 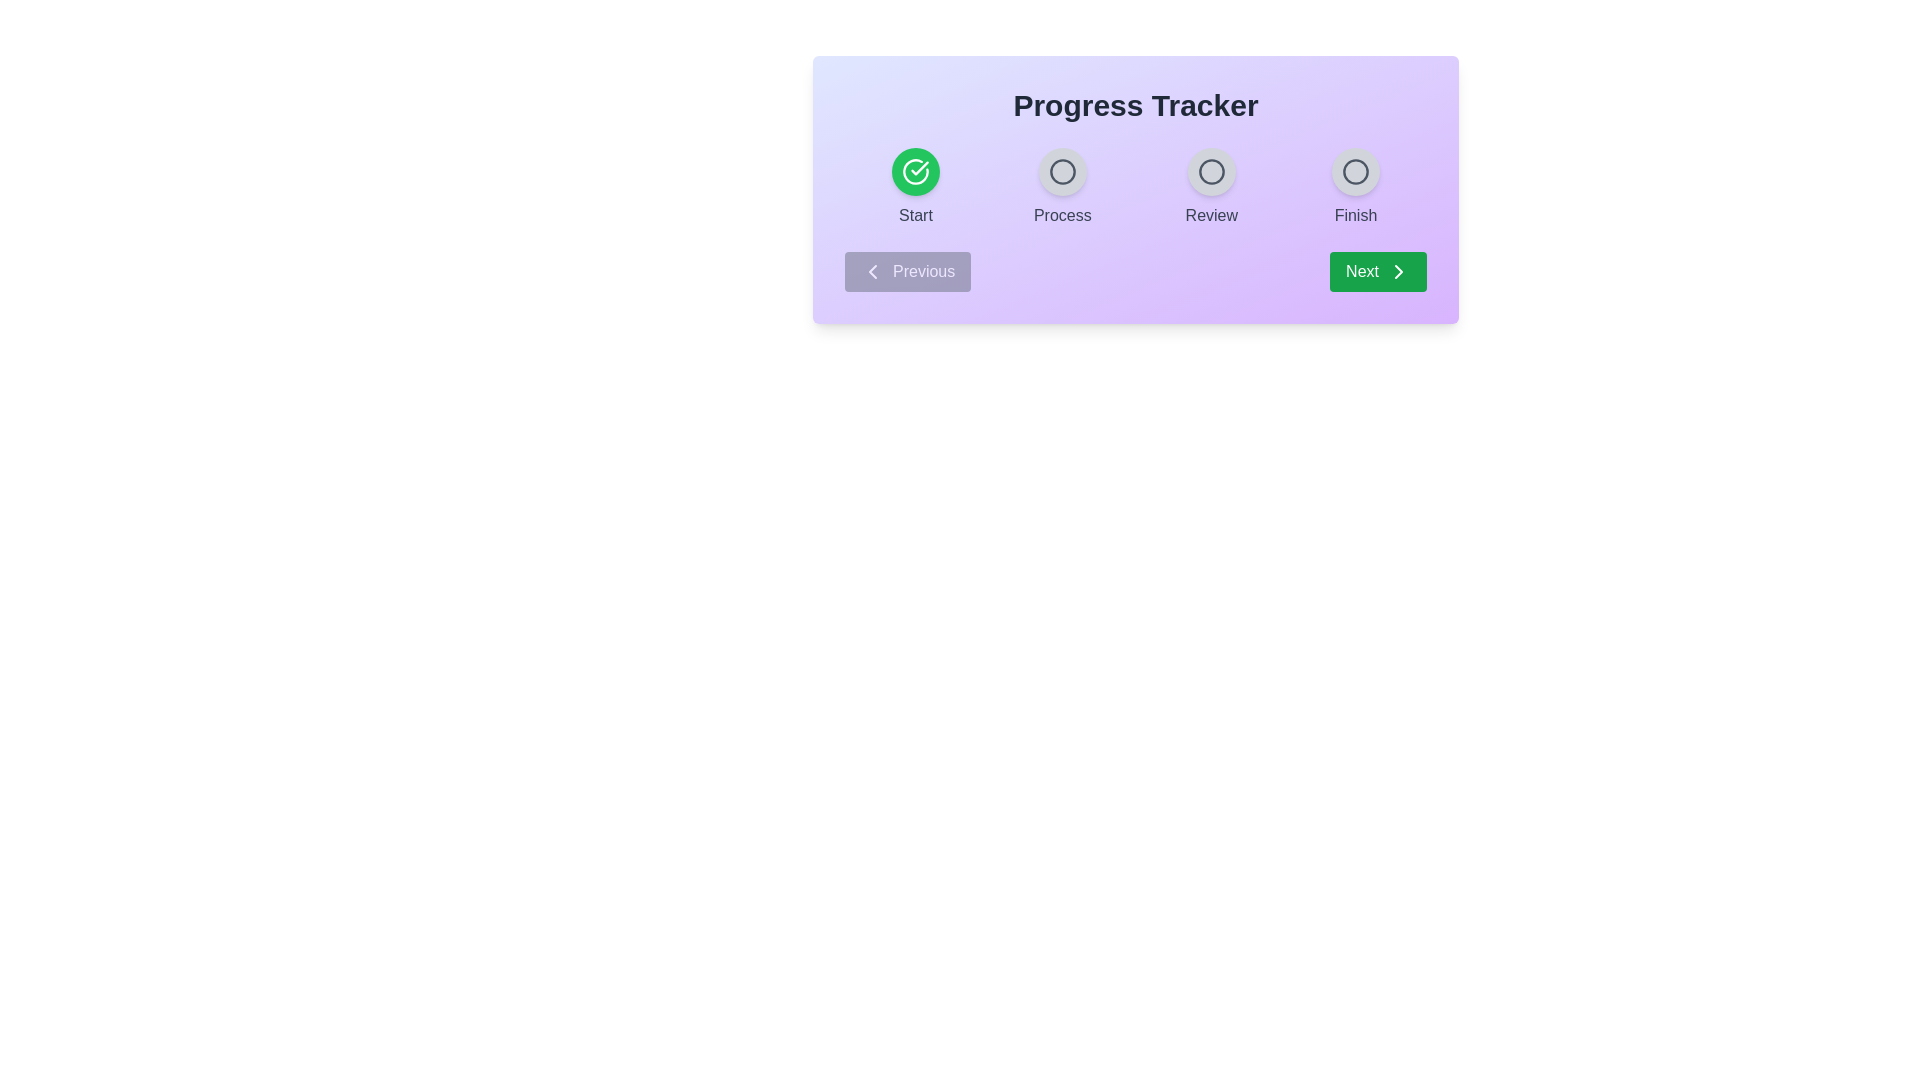 What do you see at coordinates (1355, 171) in the screenshot?
I see `the Circular Progress Indicator representing the 'Finish' step in the progress tracker, located at the top-right of the interface` at bounding box center [1355, 171].